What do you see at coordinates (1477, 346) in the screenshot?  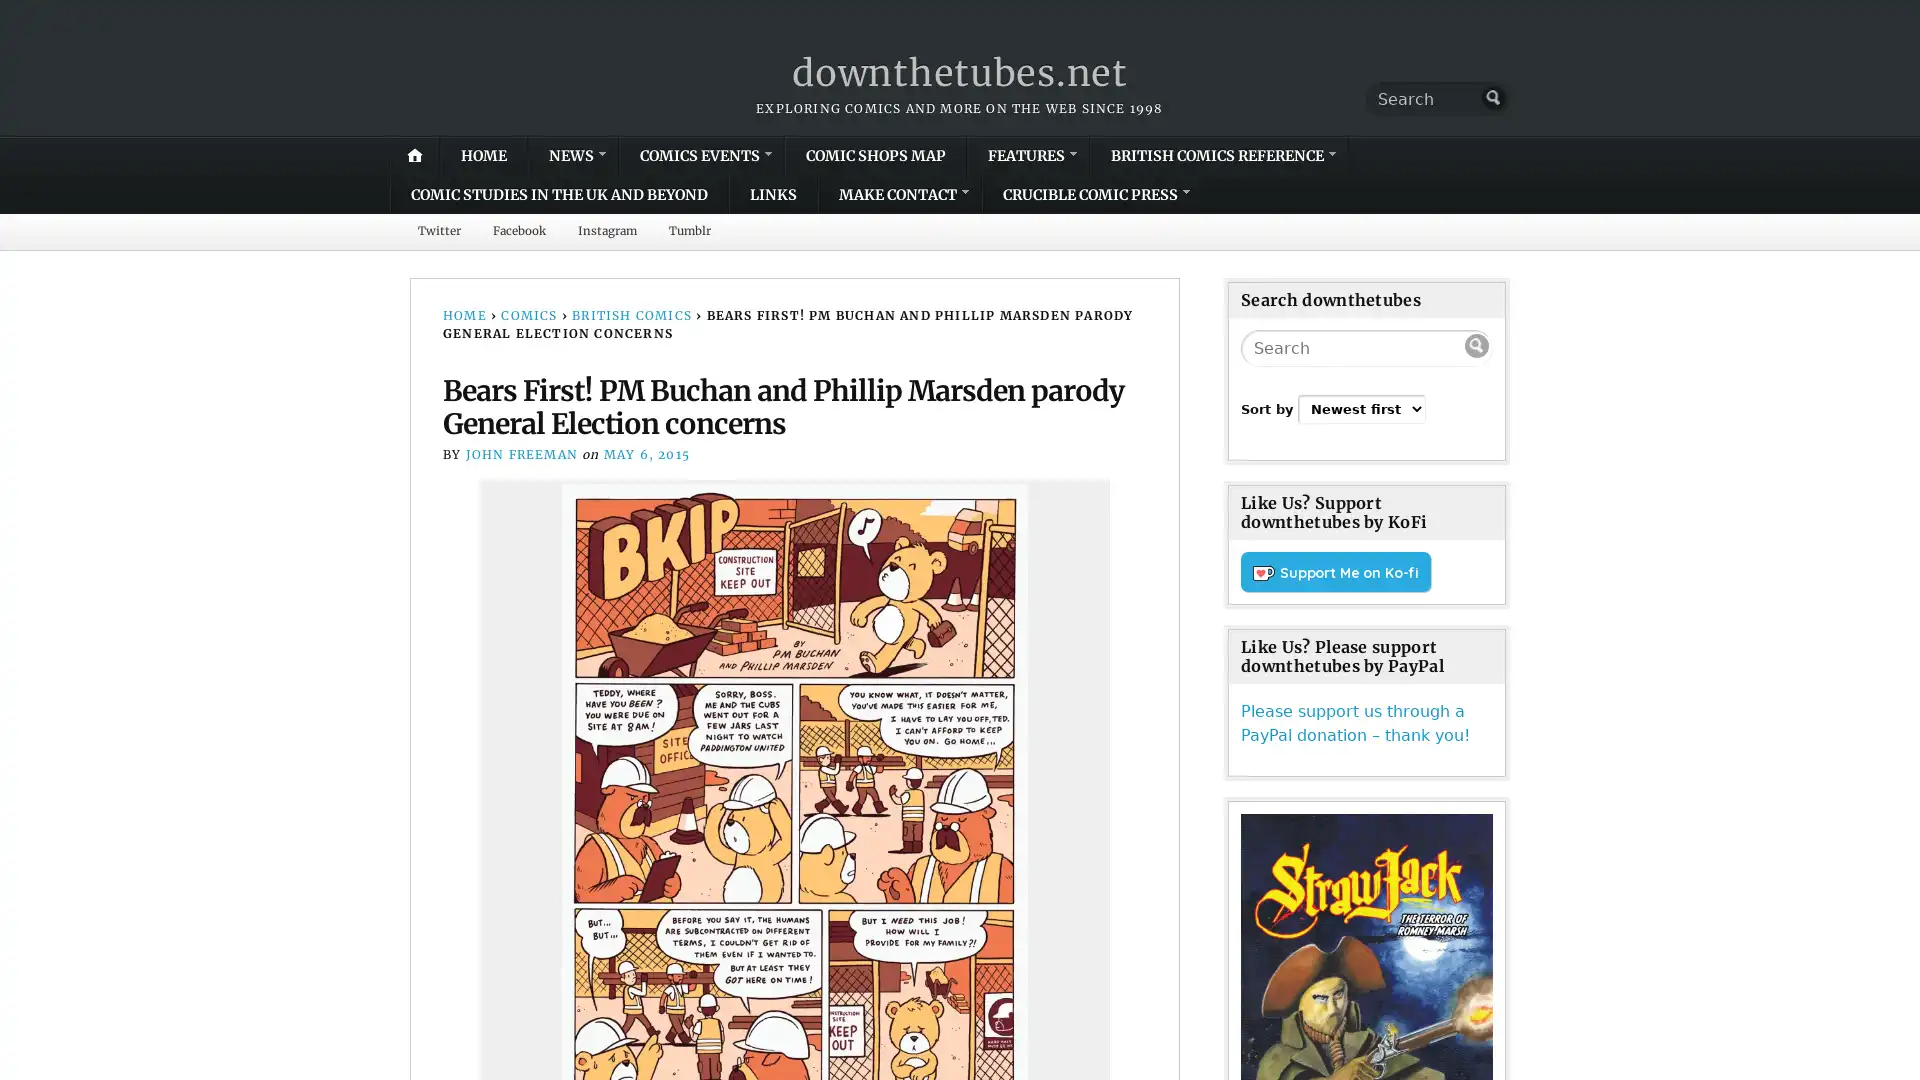 I see `Submit` at bounding box center [1477, 346].